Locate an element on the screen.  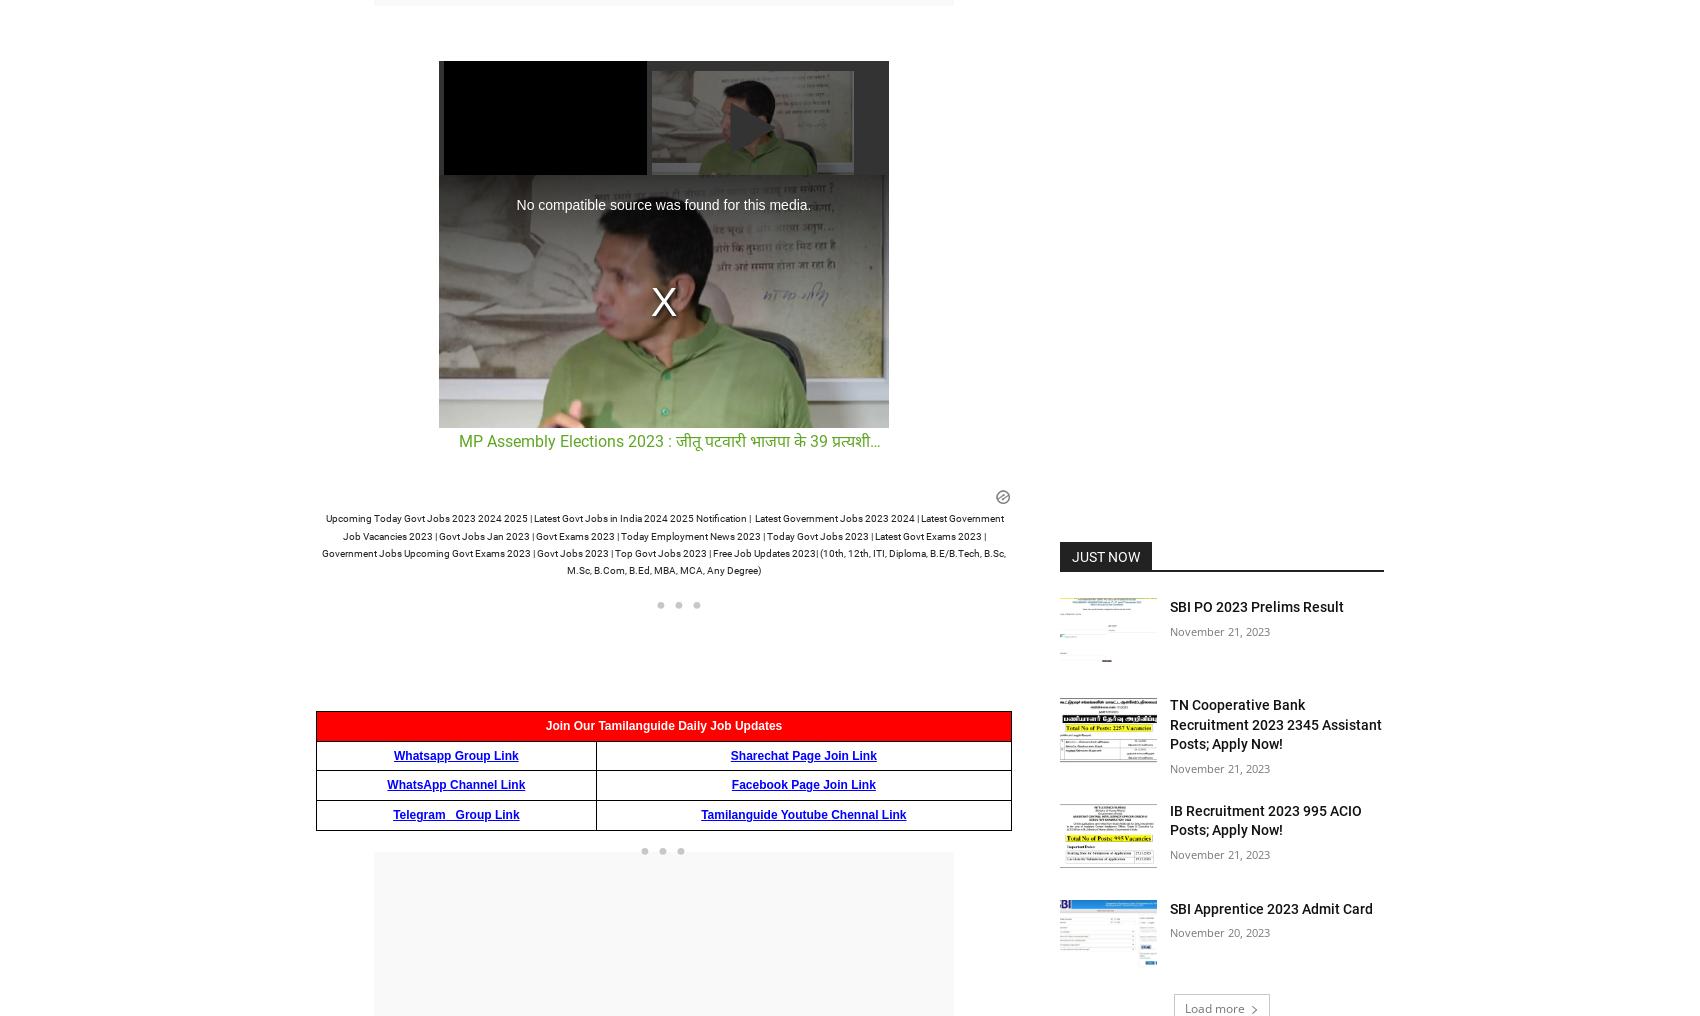
'Just Now' is located at coordinates (1106, 555).